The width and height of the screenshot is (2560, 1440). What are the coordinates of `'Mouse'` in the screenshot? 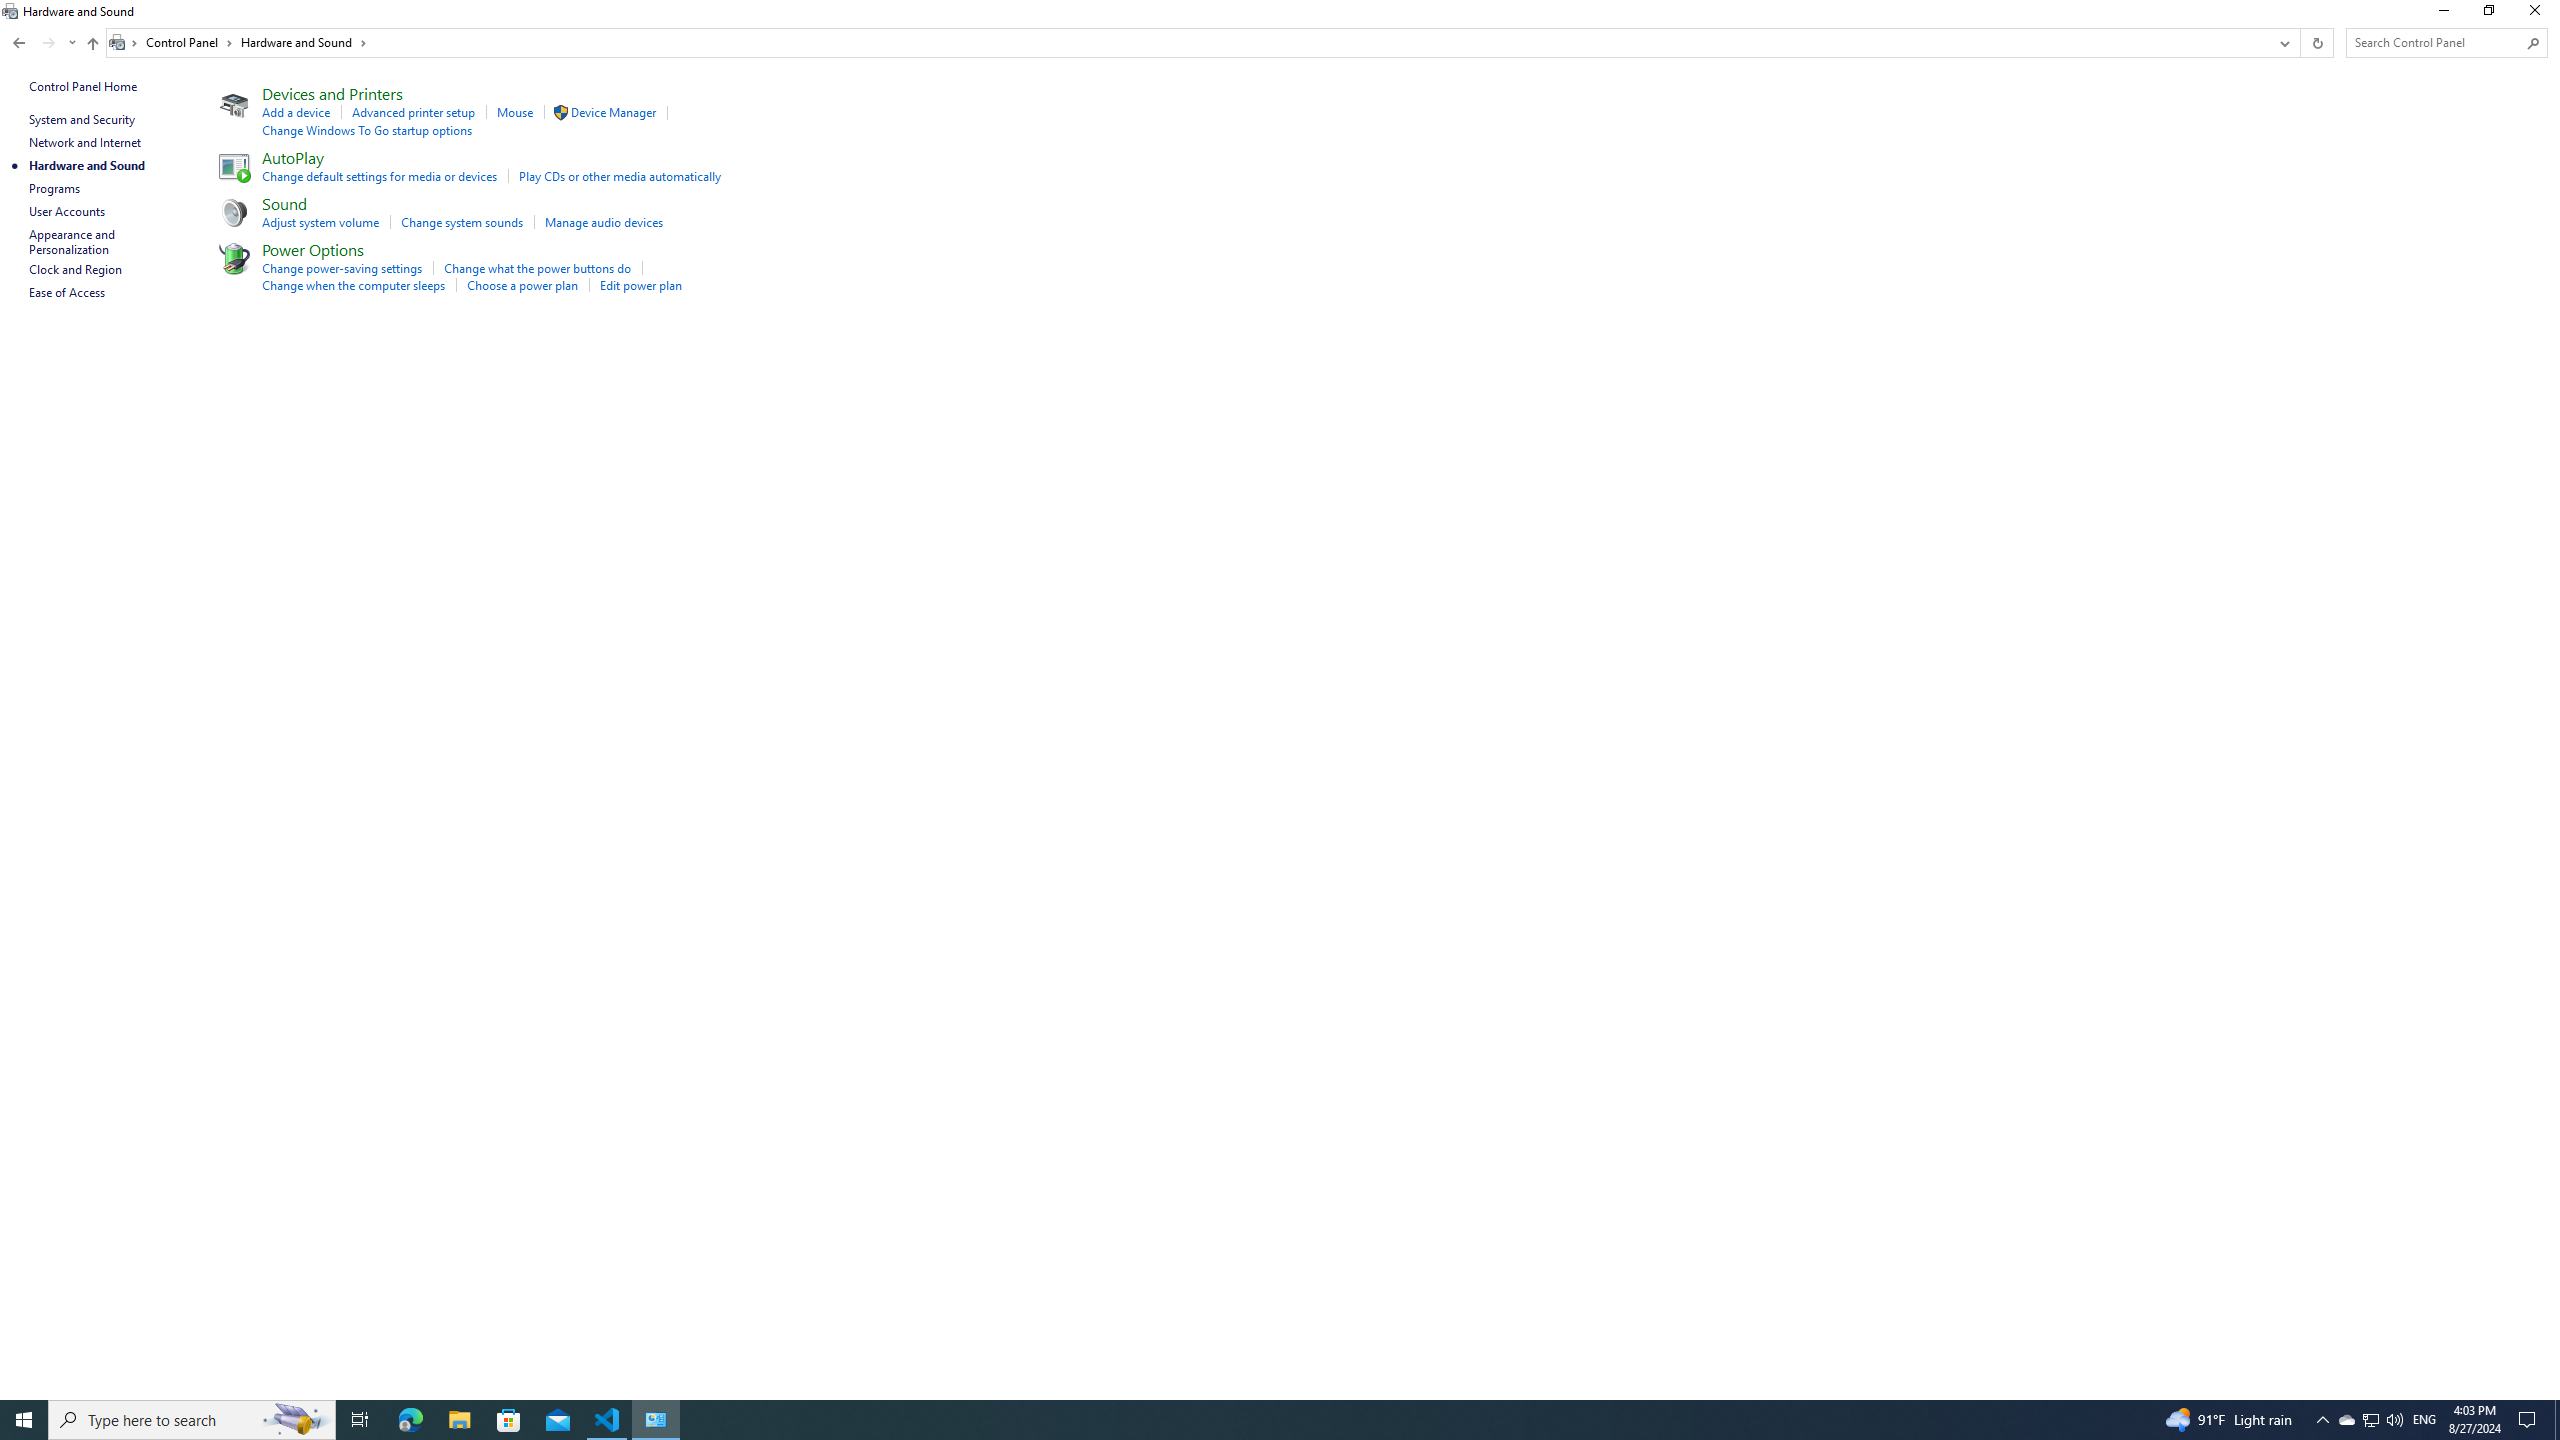 It's located at (513, 111).